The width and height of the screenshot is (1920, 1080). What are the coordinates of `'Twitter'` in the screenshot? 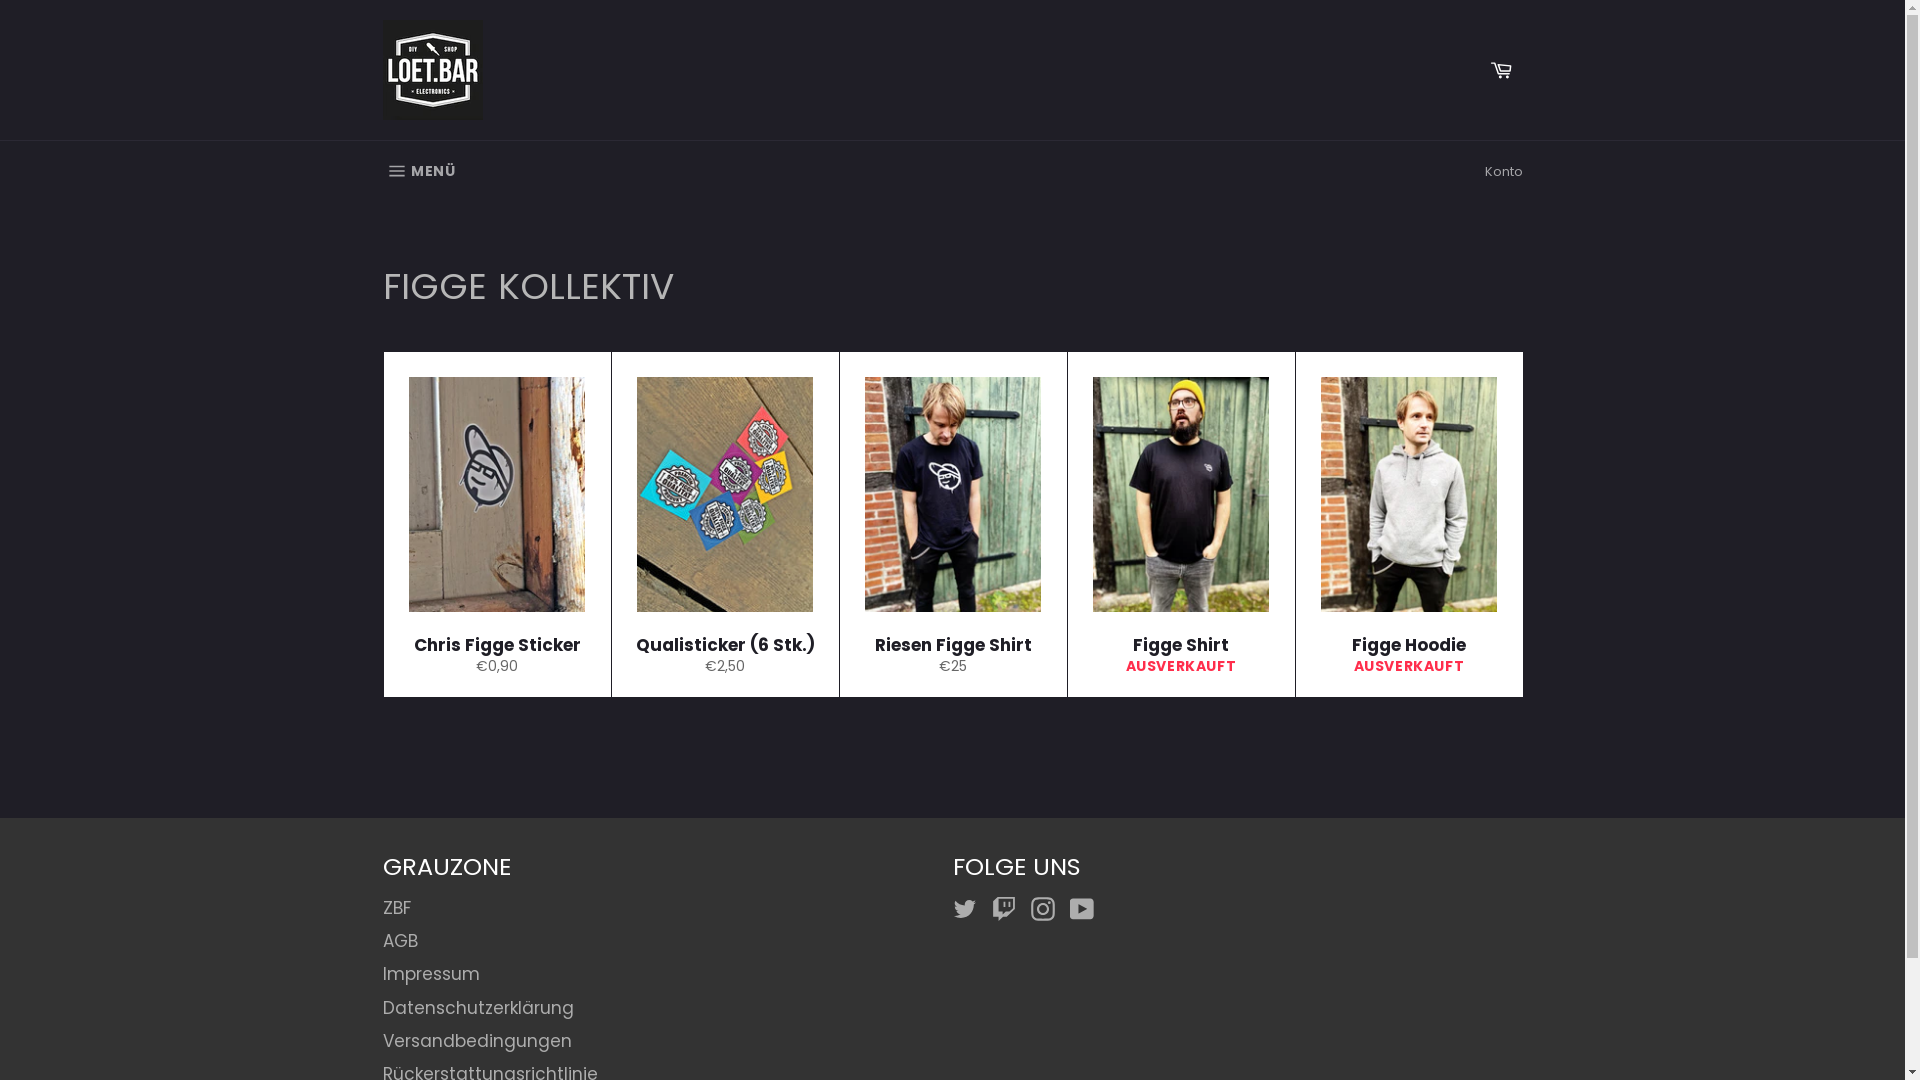 It's located at (969, 909).